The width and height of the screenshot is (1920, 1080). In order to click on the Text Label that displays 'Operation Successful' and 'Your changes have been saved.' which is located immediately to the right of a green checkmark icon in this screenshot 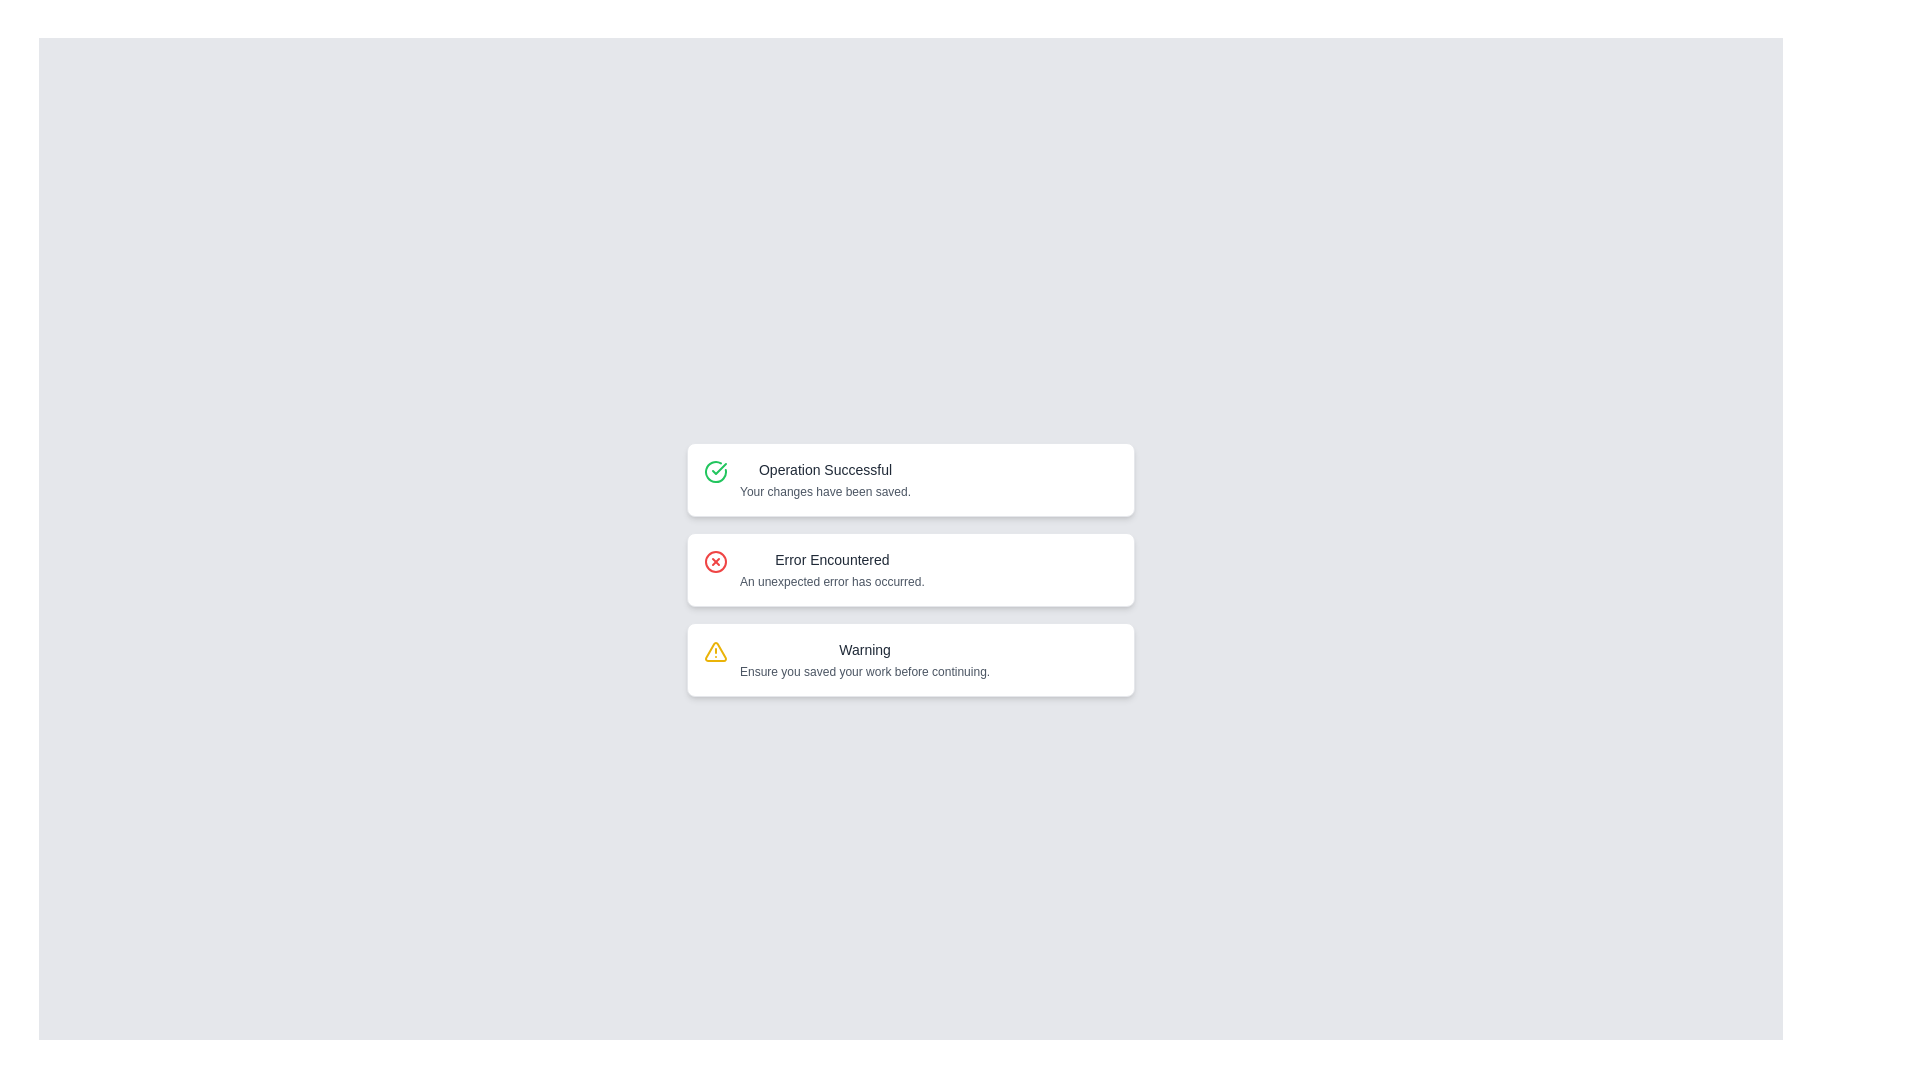, I will do `click(825, 479)`.